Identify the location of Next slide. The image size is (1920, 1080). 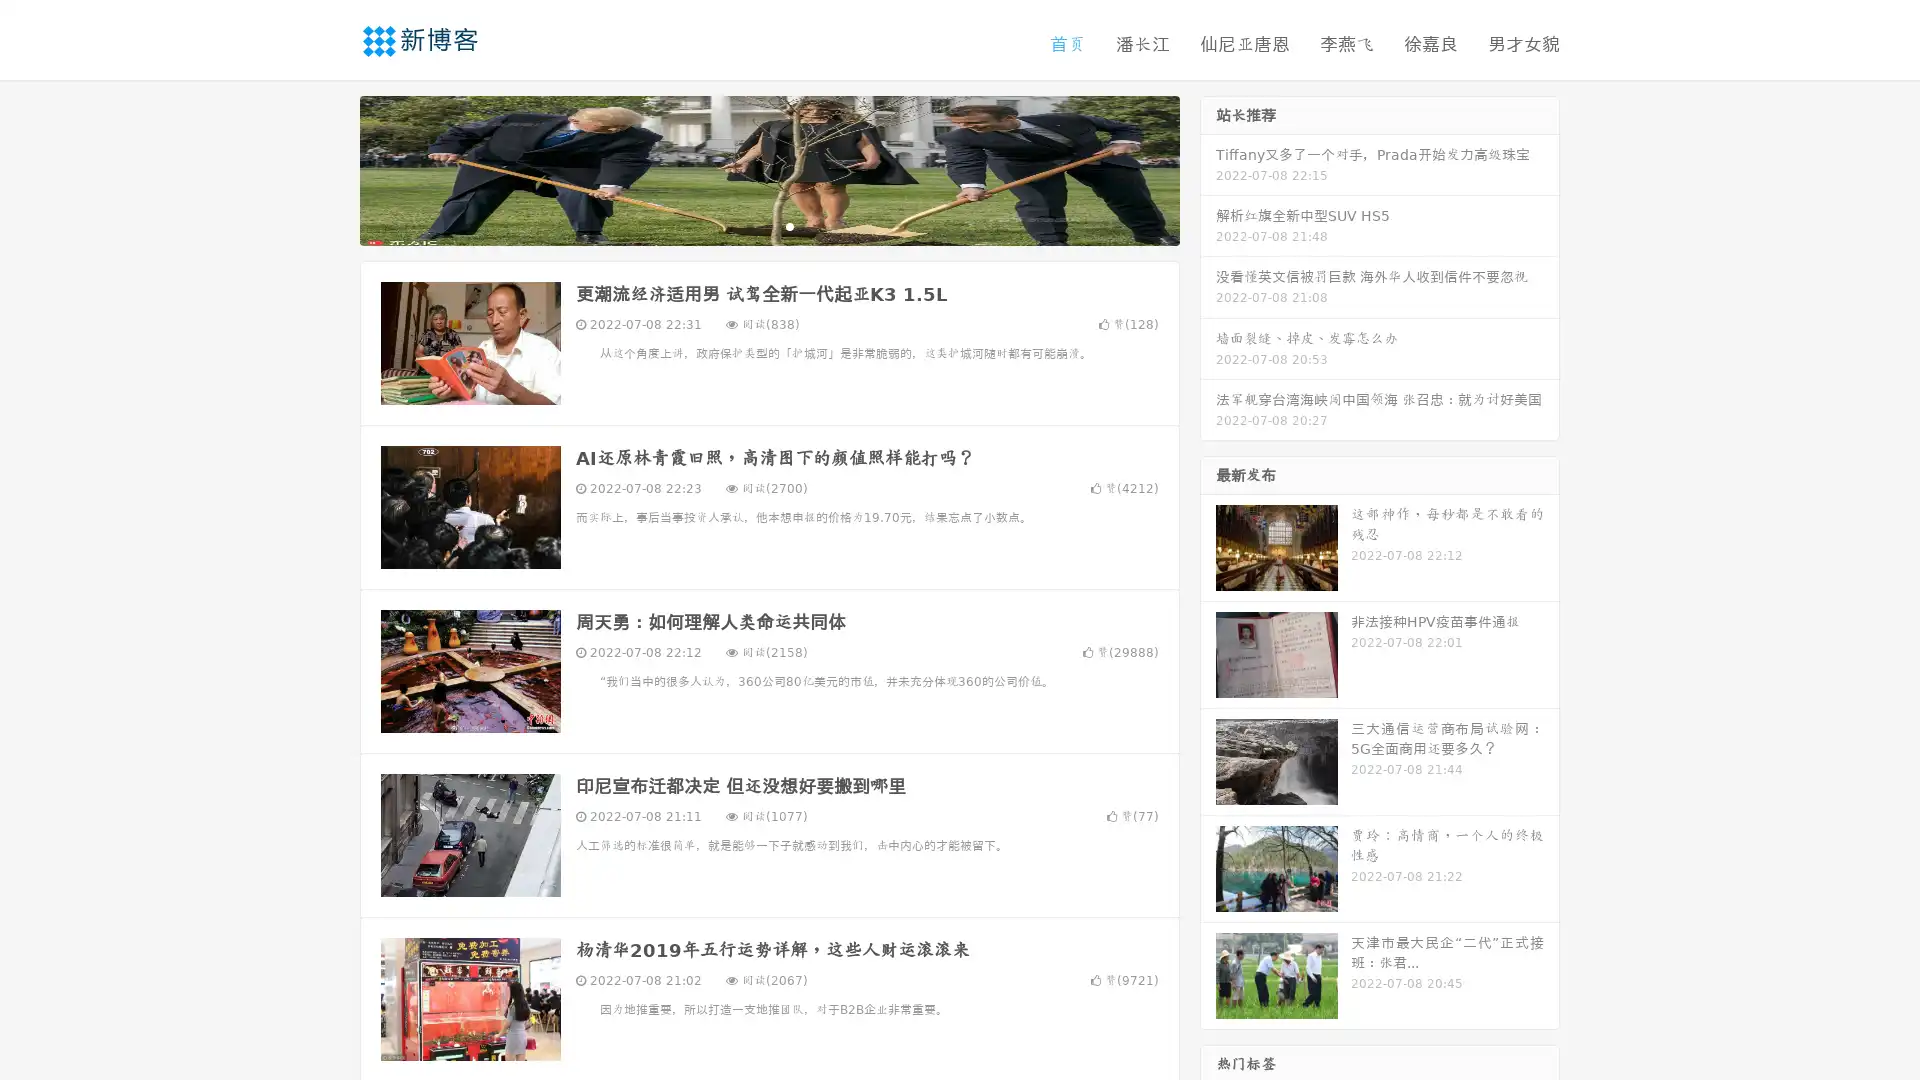
(1208, 168).